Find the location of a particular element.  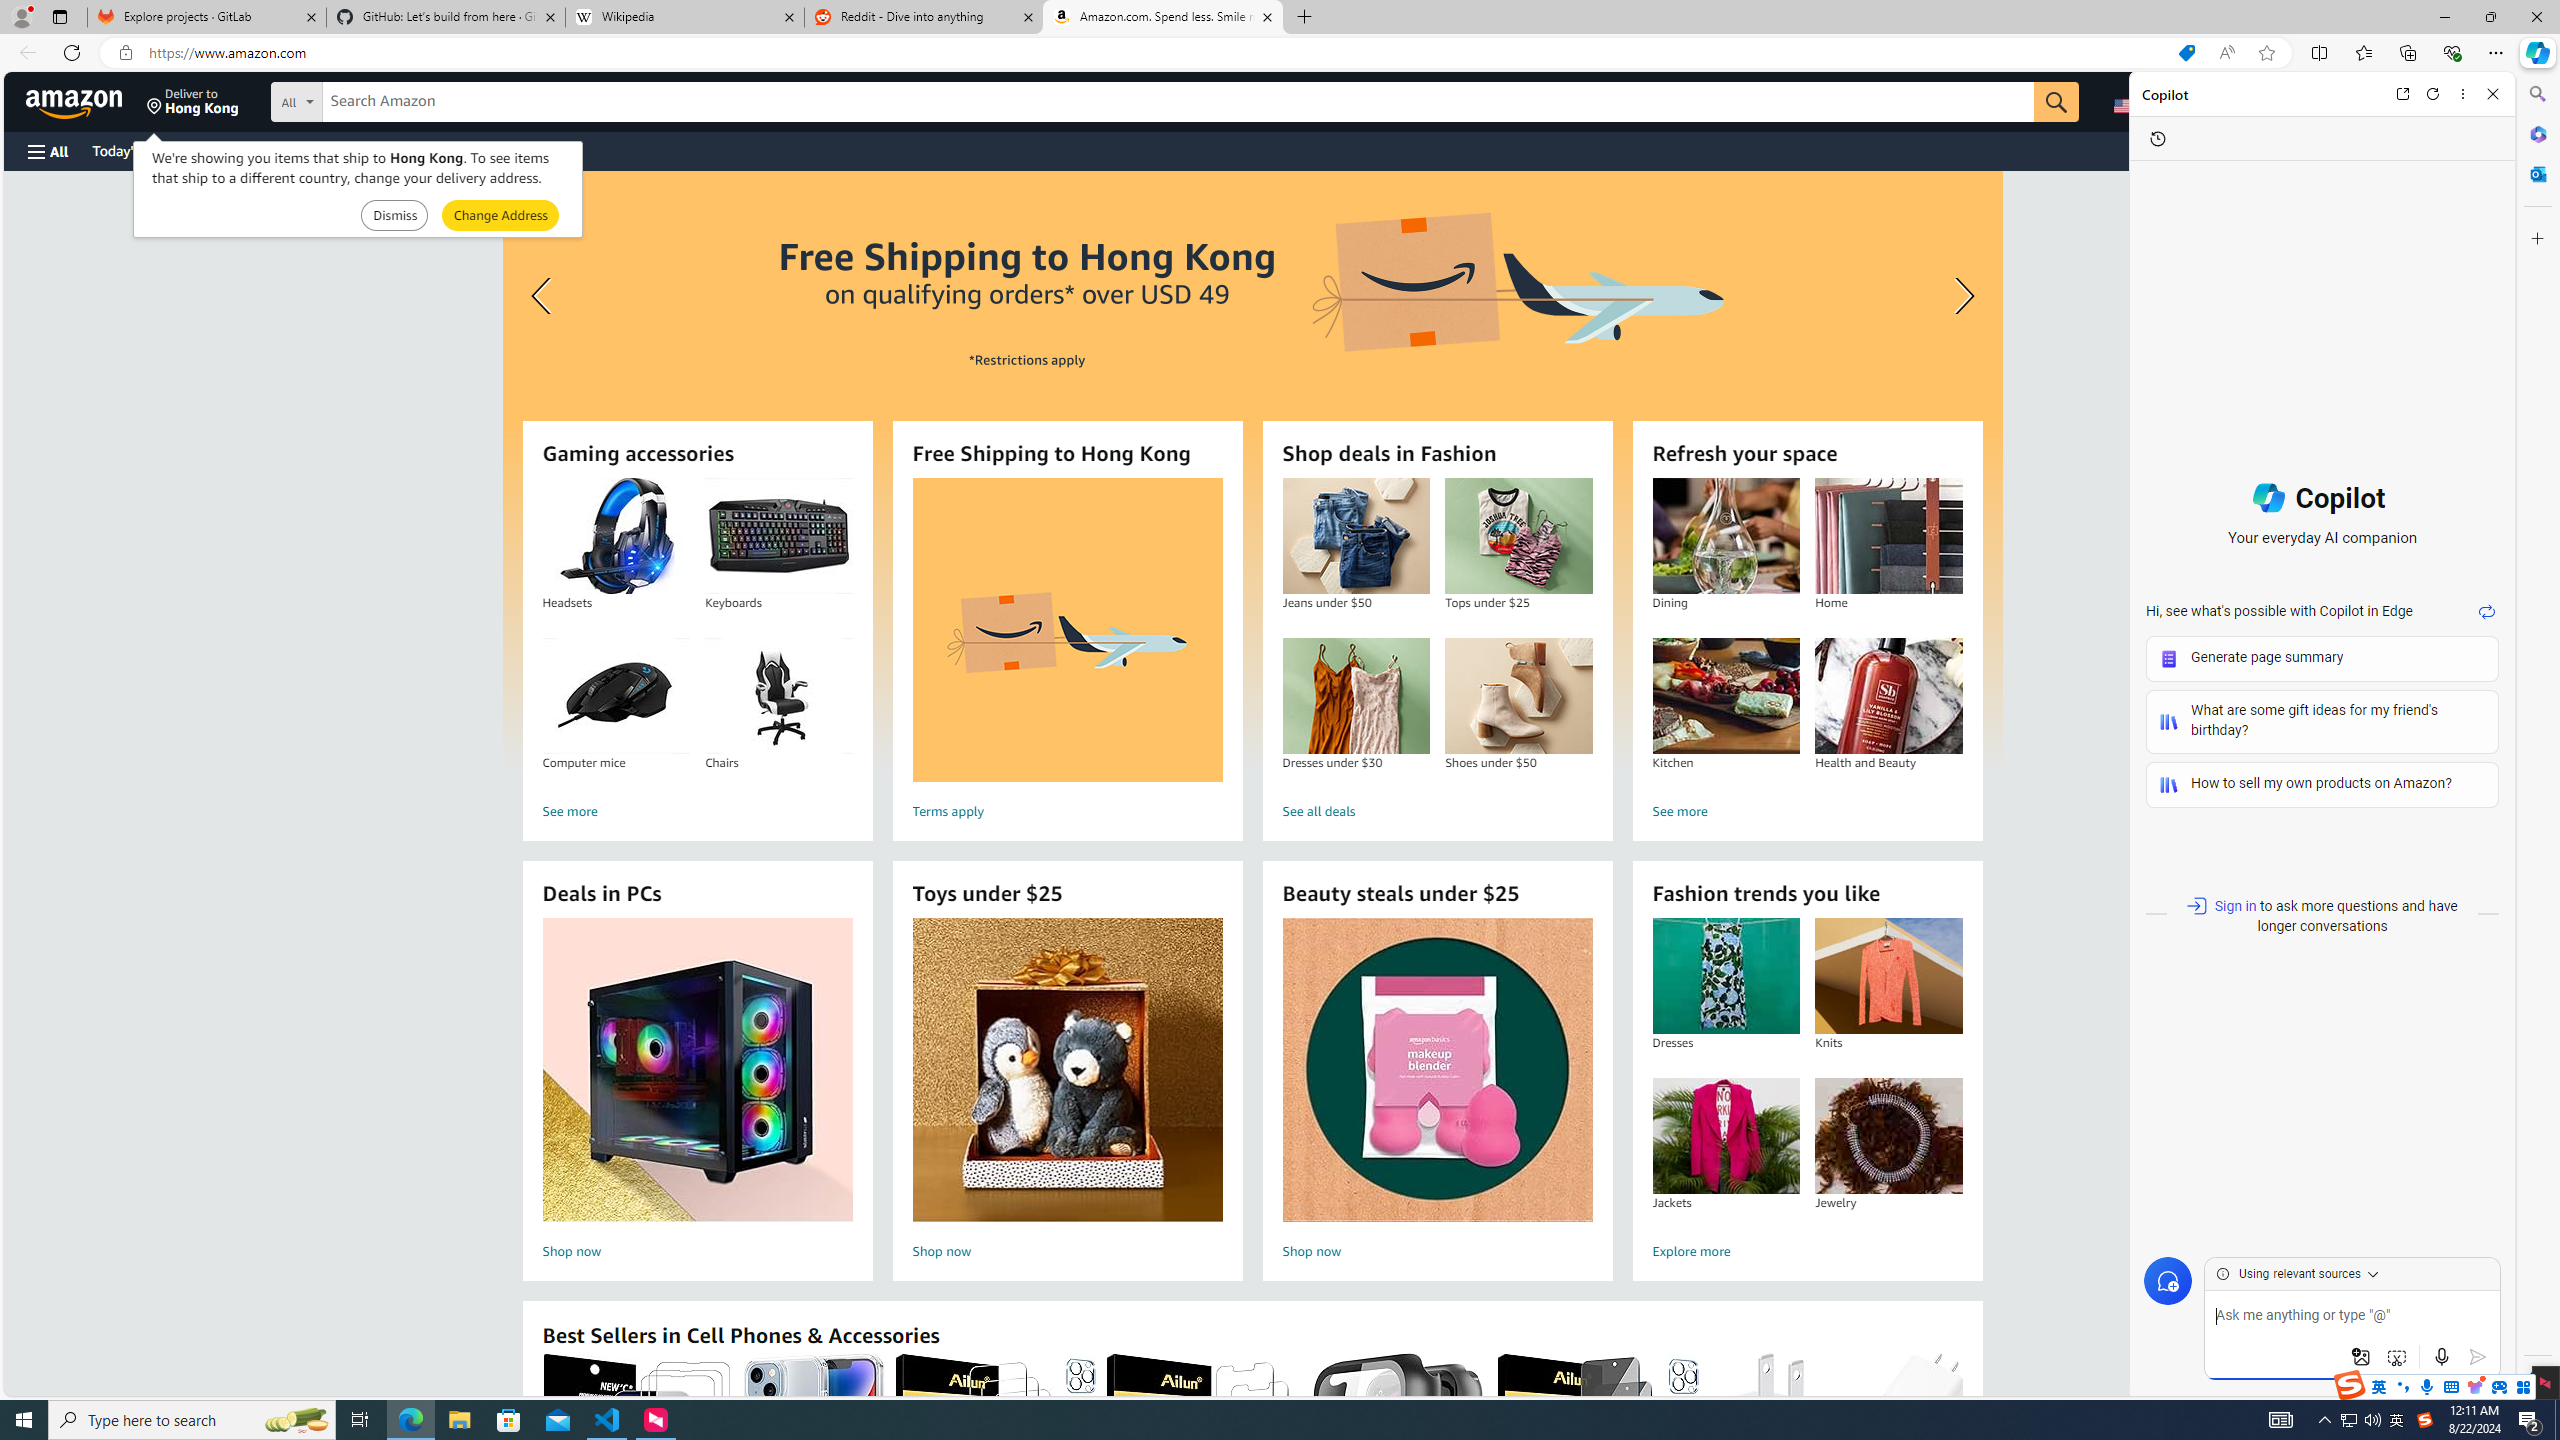

'Headsets' is located at coordinates (615, 536).